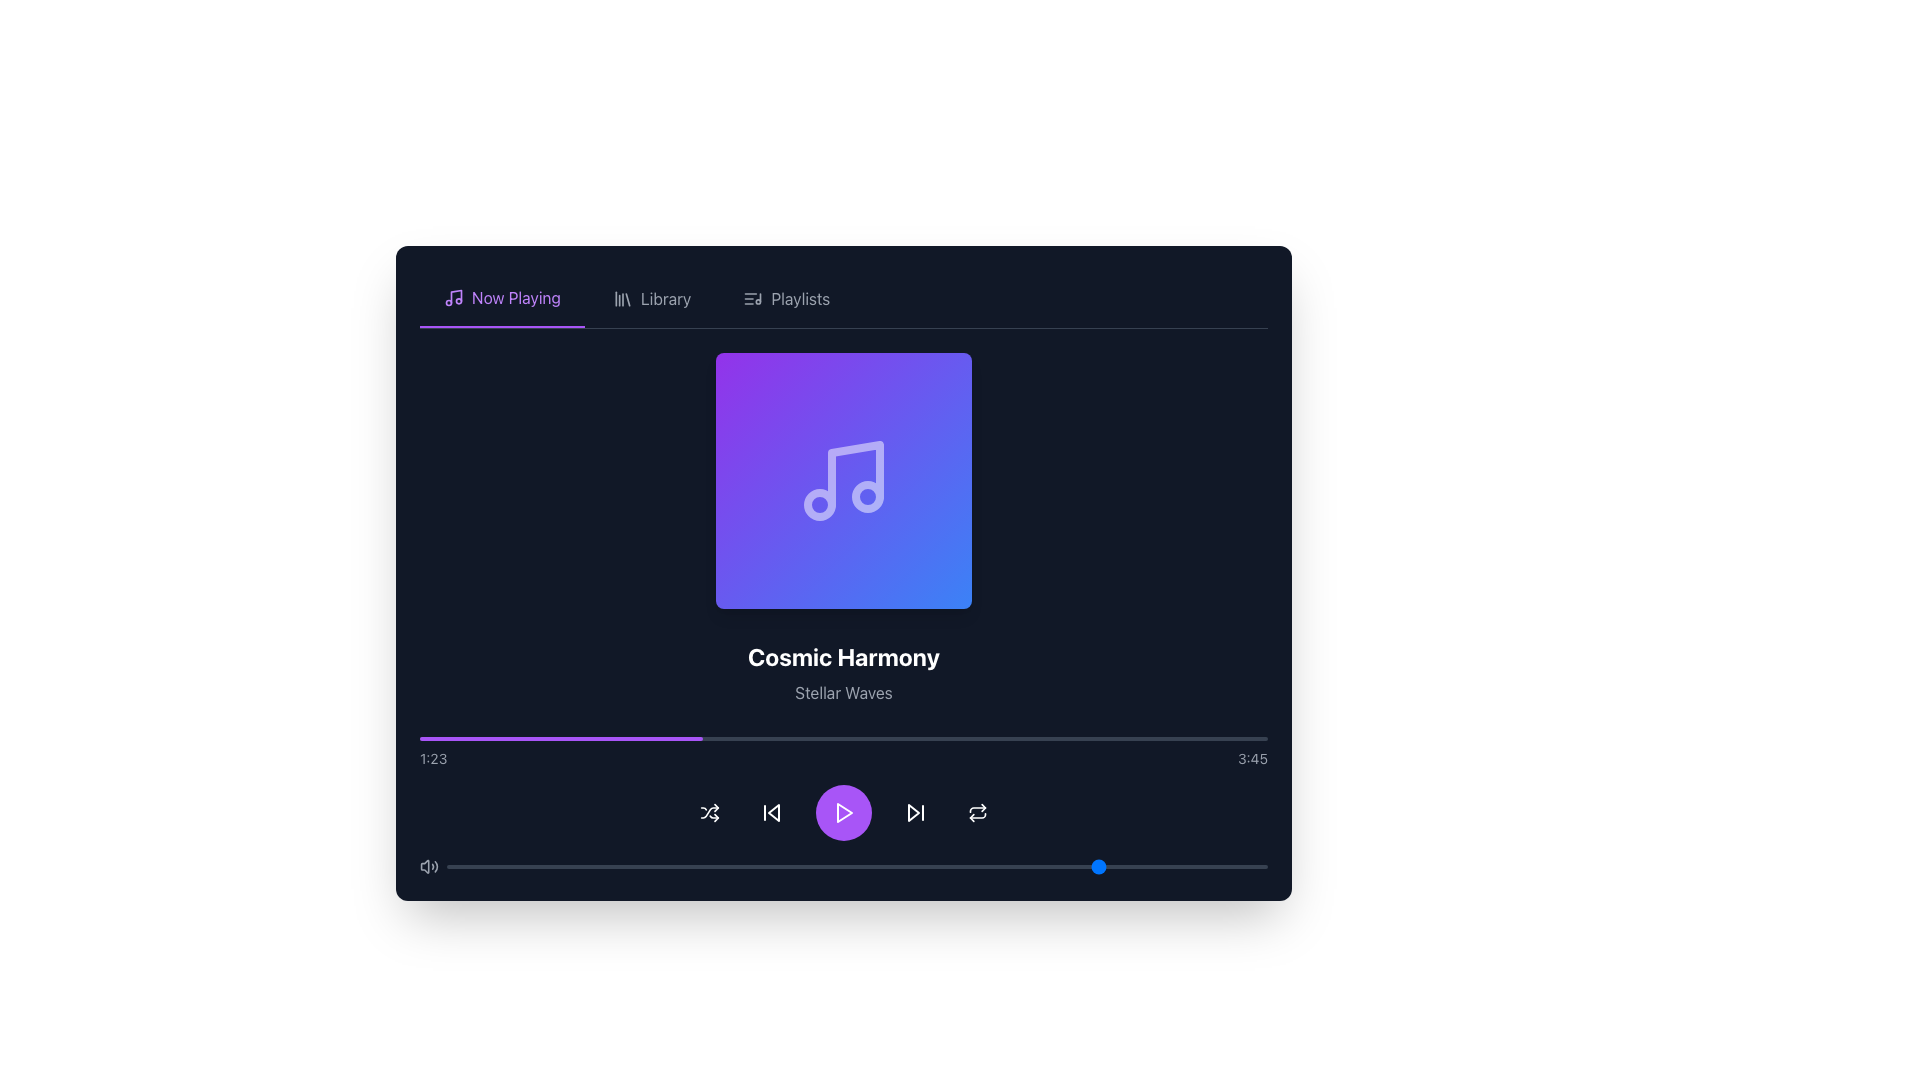  I want to click on the 'next track' button located in the bottom center of the interface, which is the fourth control from the left in the horizontal control bar, to skip to the next track, so click(915, 813).